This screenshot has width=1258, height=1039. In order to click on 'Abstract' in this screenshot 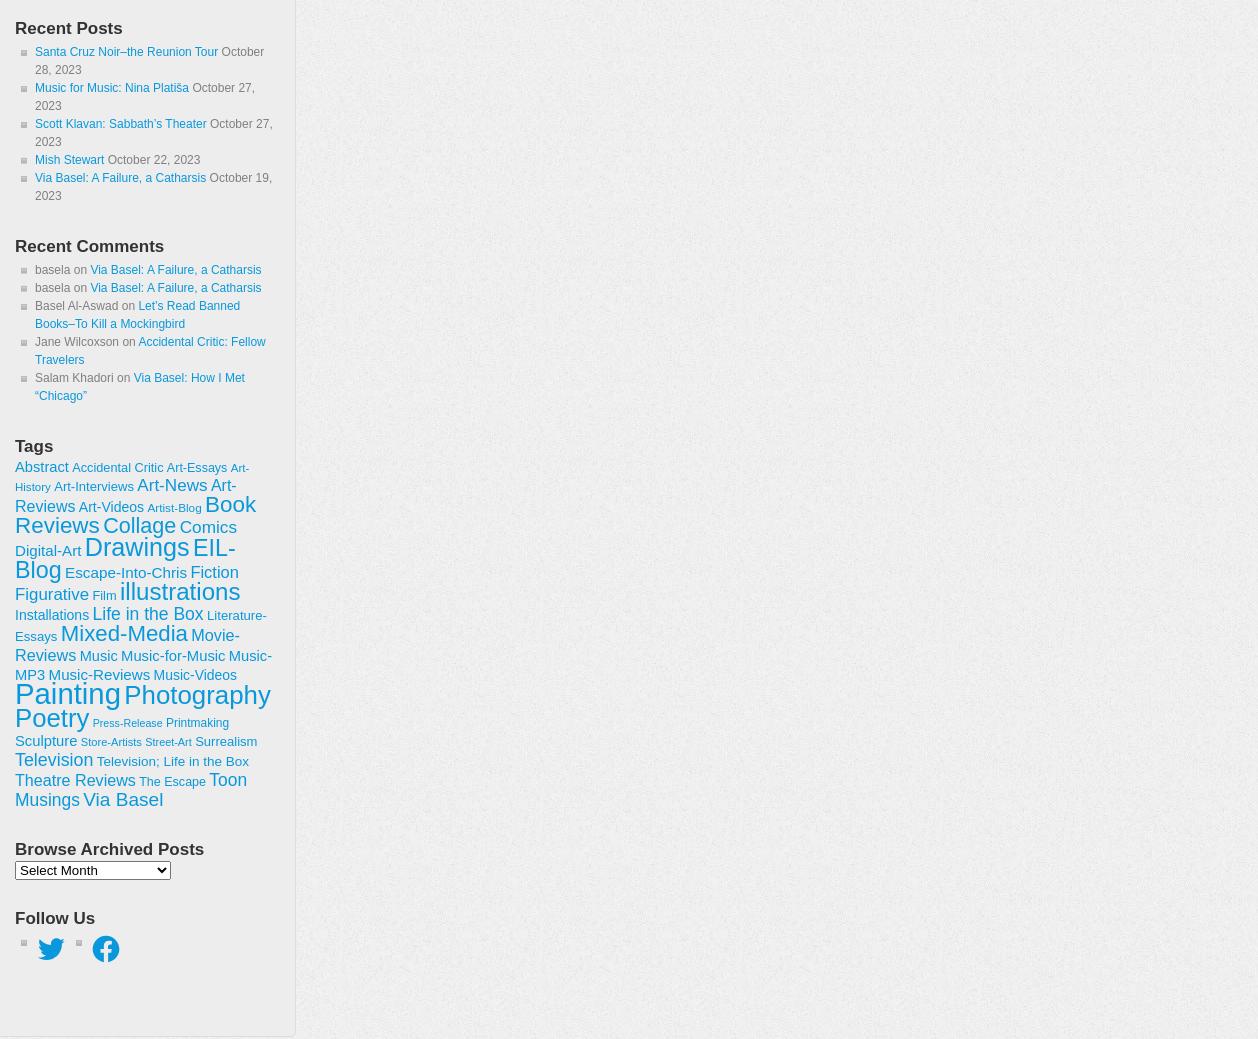, I will do `click(41, 466)`.